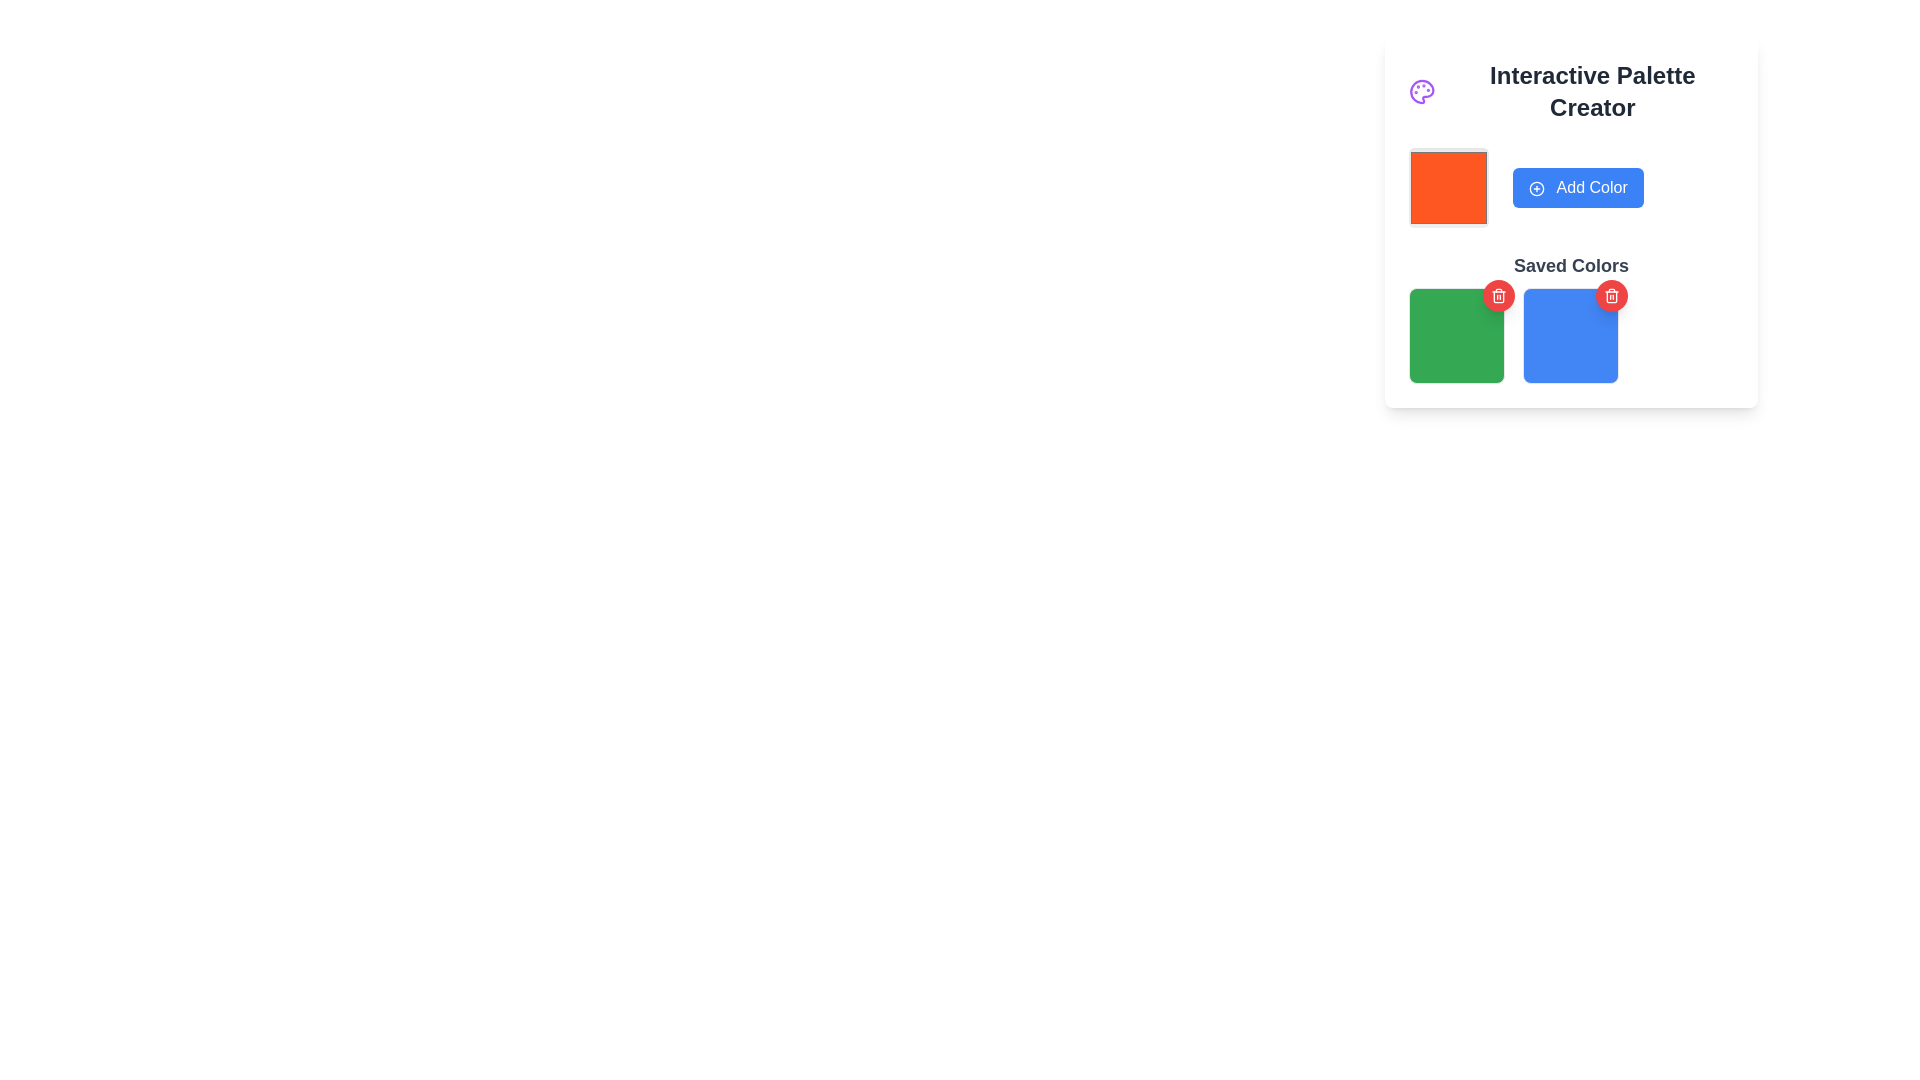 The height and width of the screenshot is (1080, 1920). What do you see at coordinates (1498, 296) in the screenshot?
I see `the delete button located at the top-right corner of the green color tile in the 'Saved Colors' section` at bounding box center [1498, 296].